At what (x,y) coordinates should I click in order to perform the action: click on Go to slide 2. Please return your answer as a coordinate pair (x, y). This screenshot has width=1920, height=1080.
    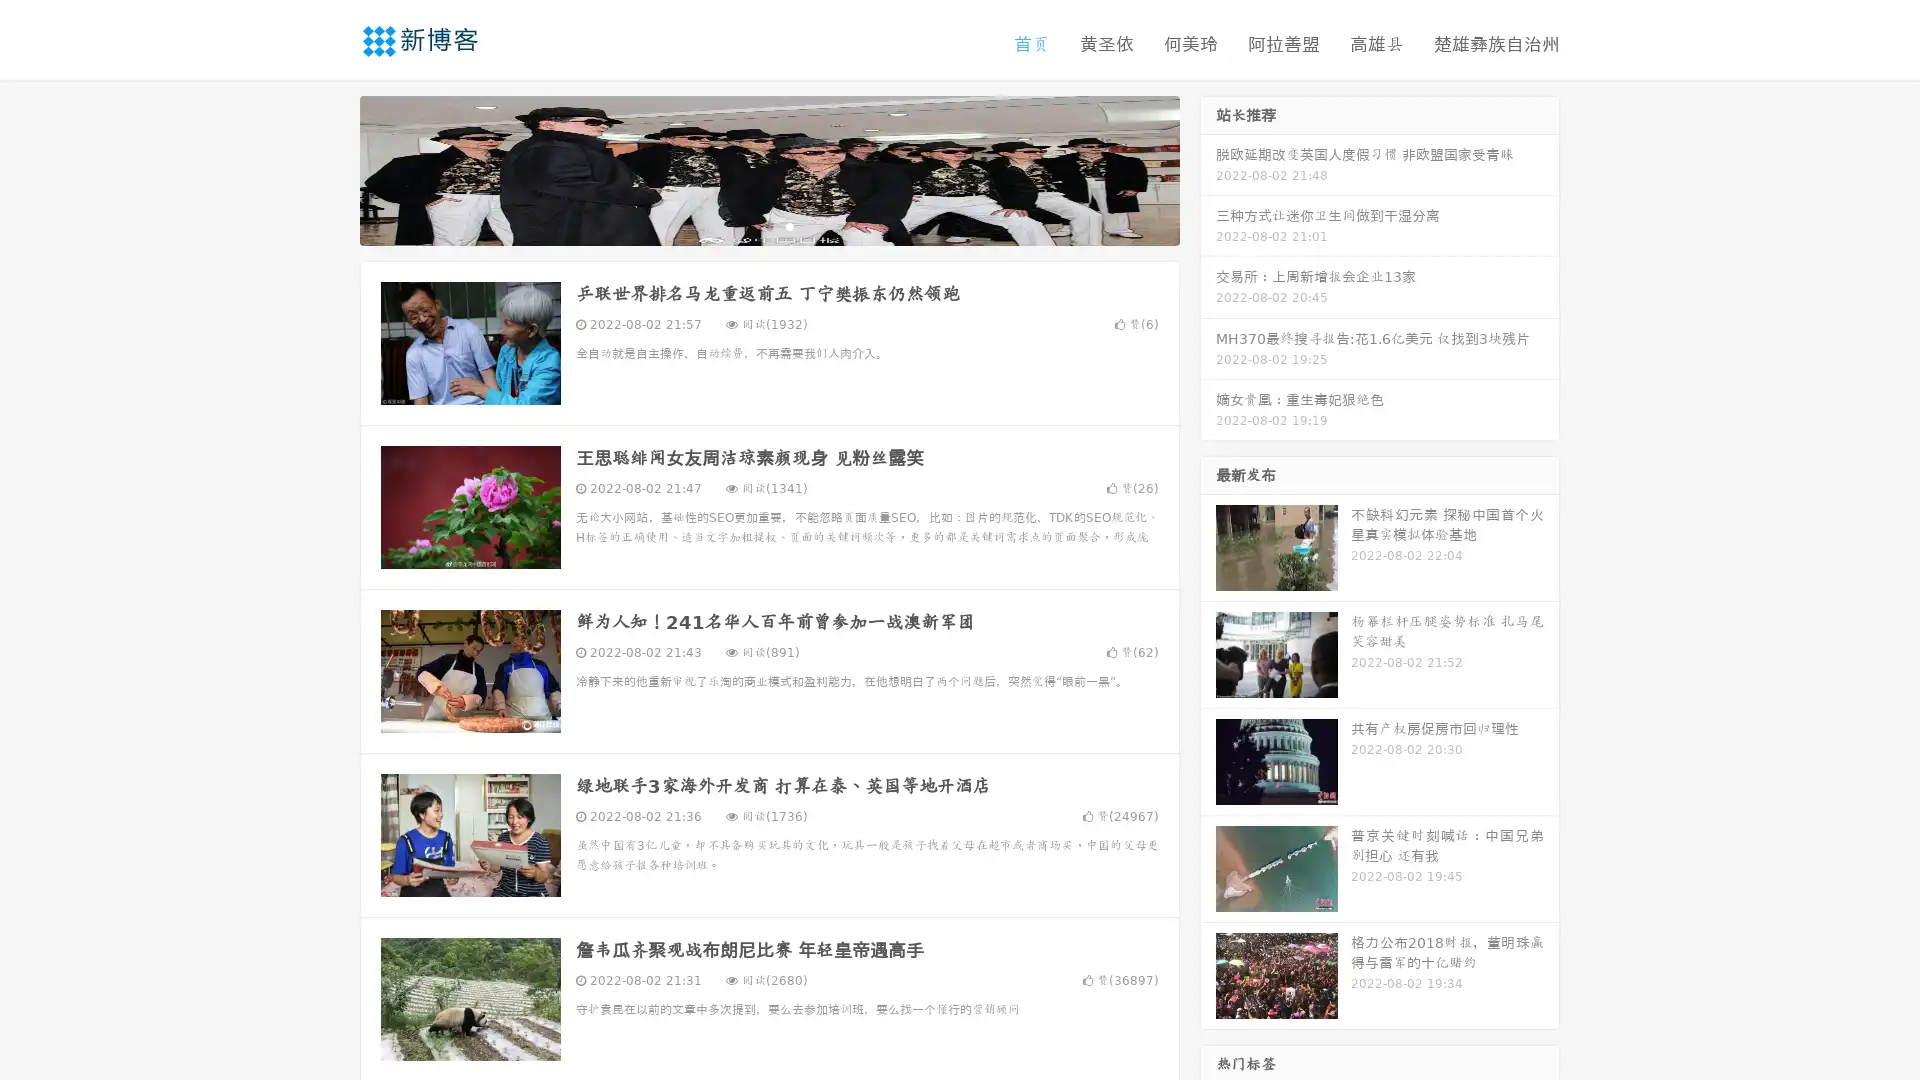
    Looking at the image, I should click on (768, 225).